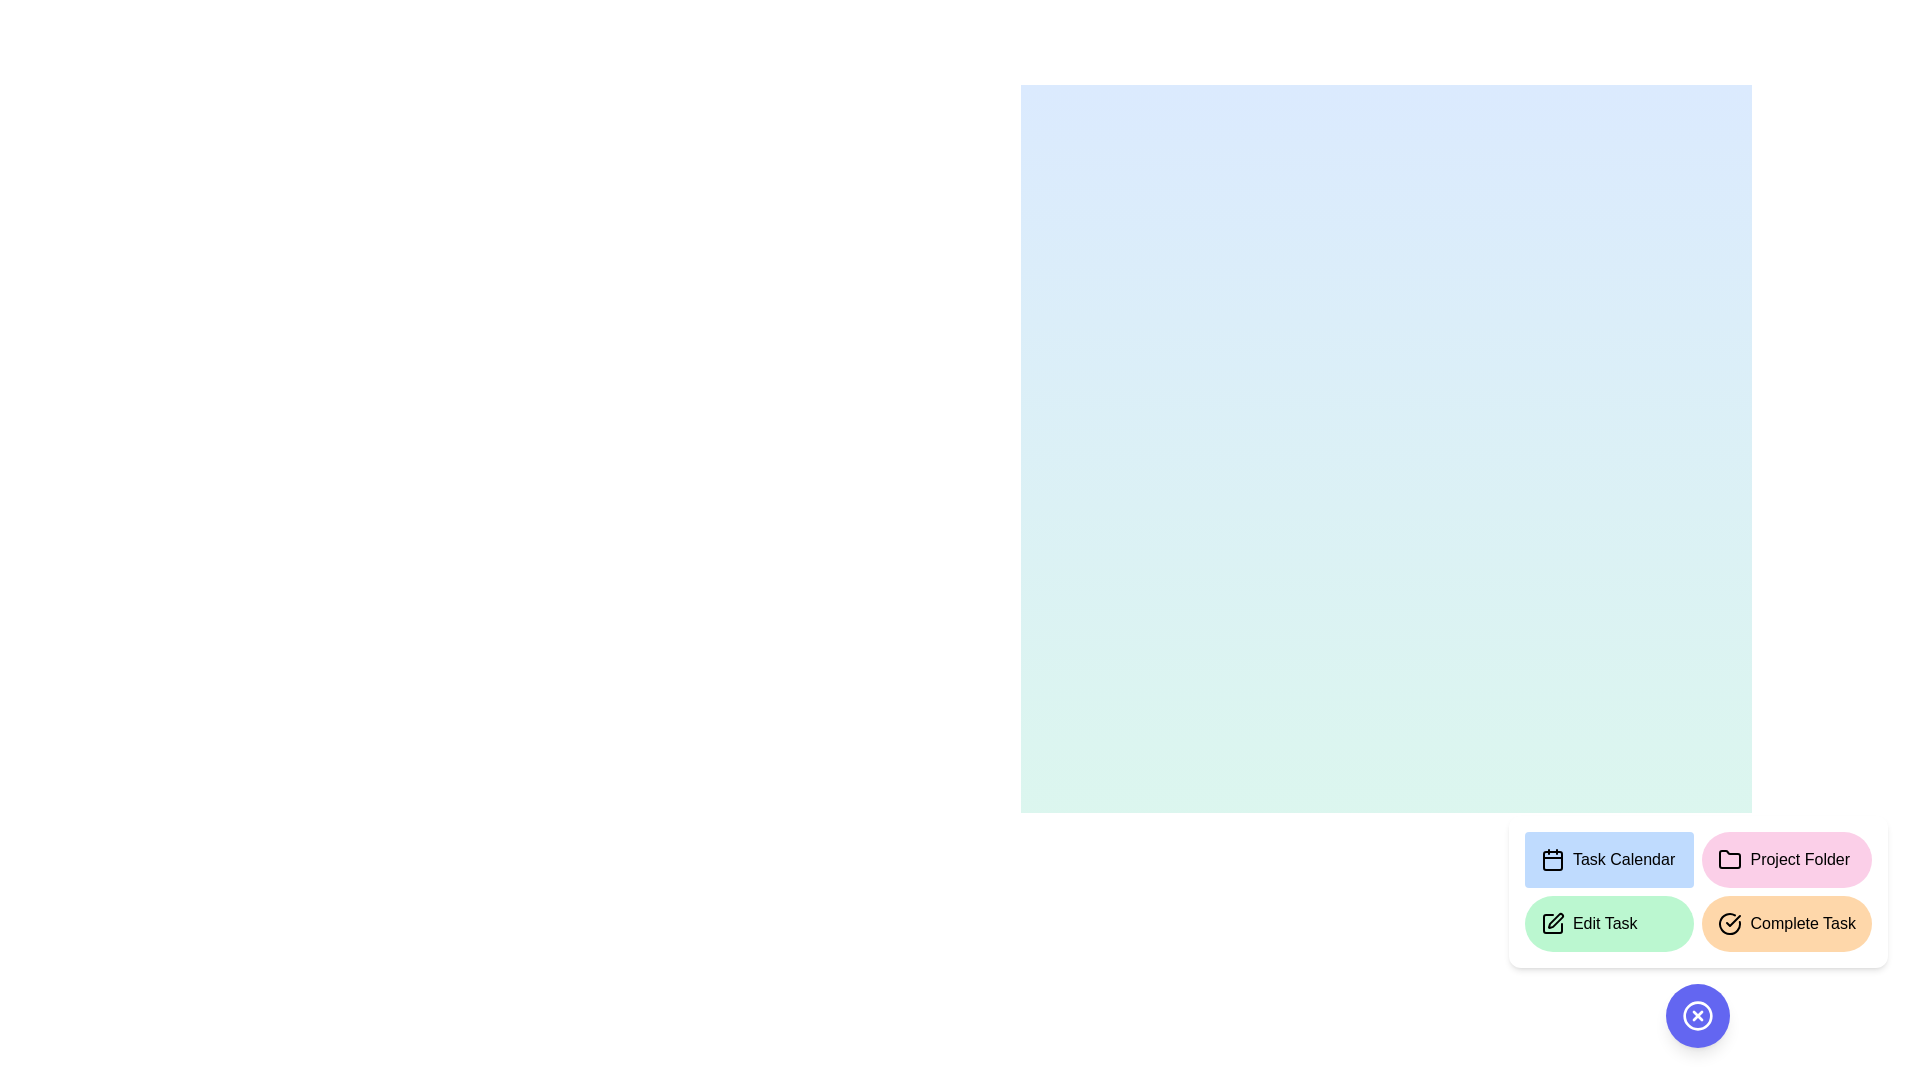 This screenshot has height=1080, width=1920. What do you see at coordinates (1551, 859) in the screenshot?
I see `the calendar icon located at the top-left corner of the 'Task Calendar' button` at bounding box center [1551, 859].